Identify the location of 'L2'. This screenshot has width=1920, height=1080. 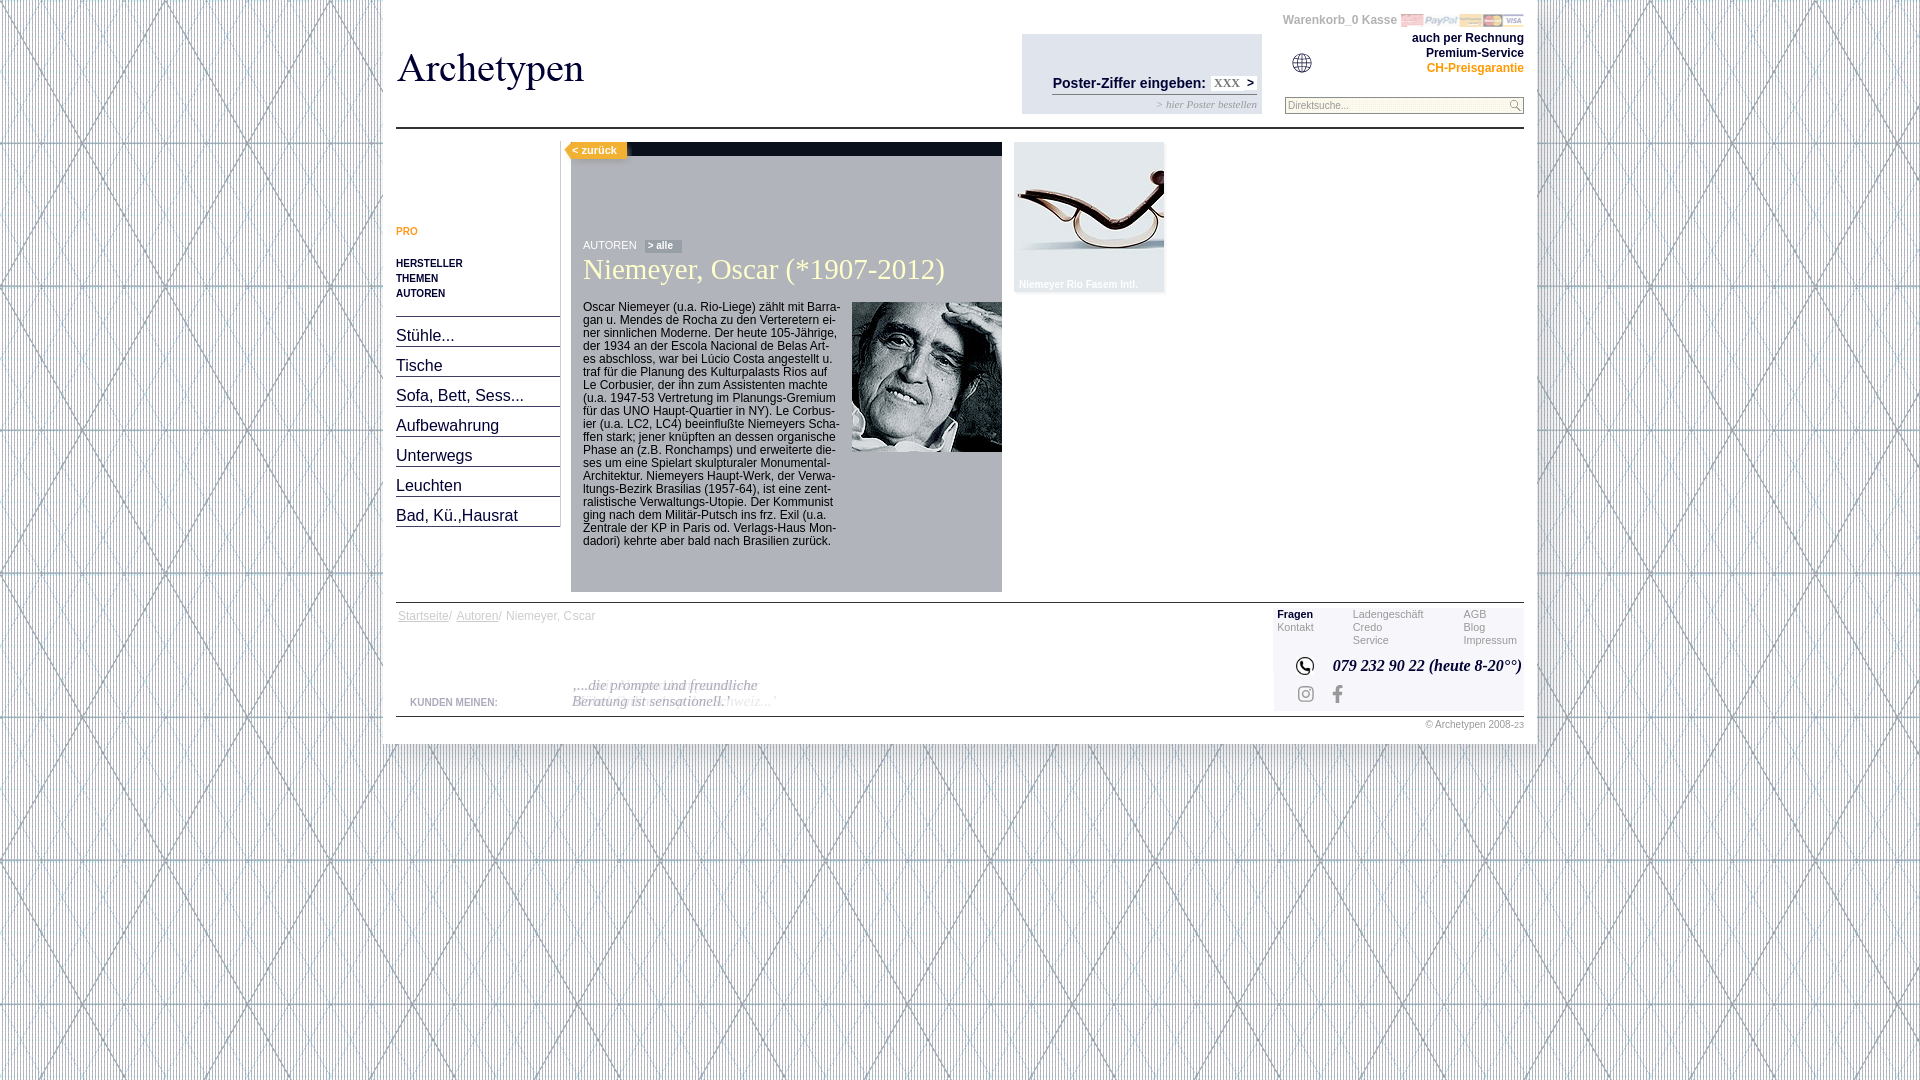
(1088, 216).